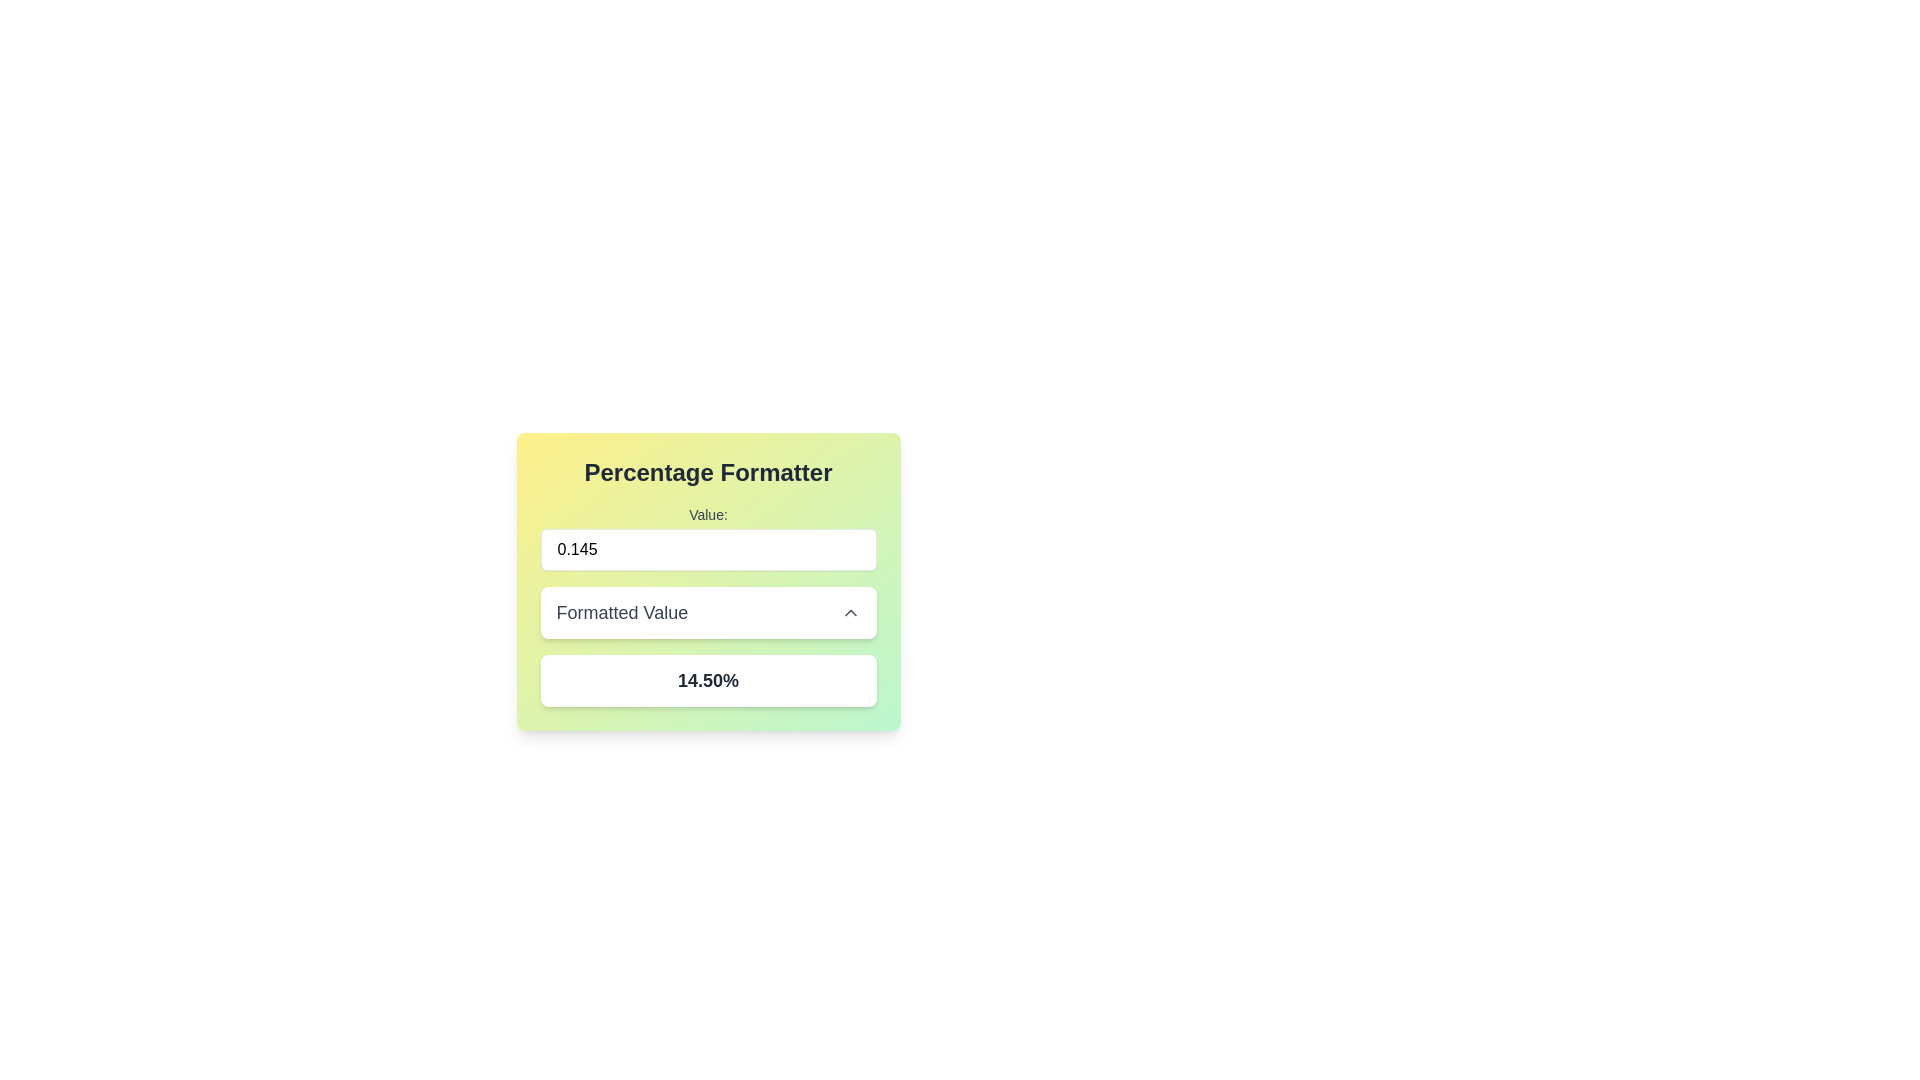 Image resolution: width=1920 pixels, height=1080 pixels. I want to click on the Dropdown menu labeled 'Formatted Value' for keyboard navigation interaction, so click(708, 612).